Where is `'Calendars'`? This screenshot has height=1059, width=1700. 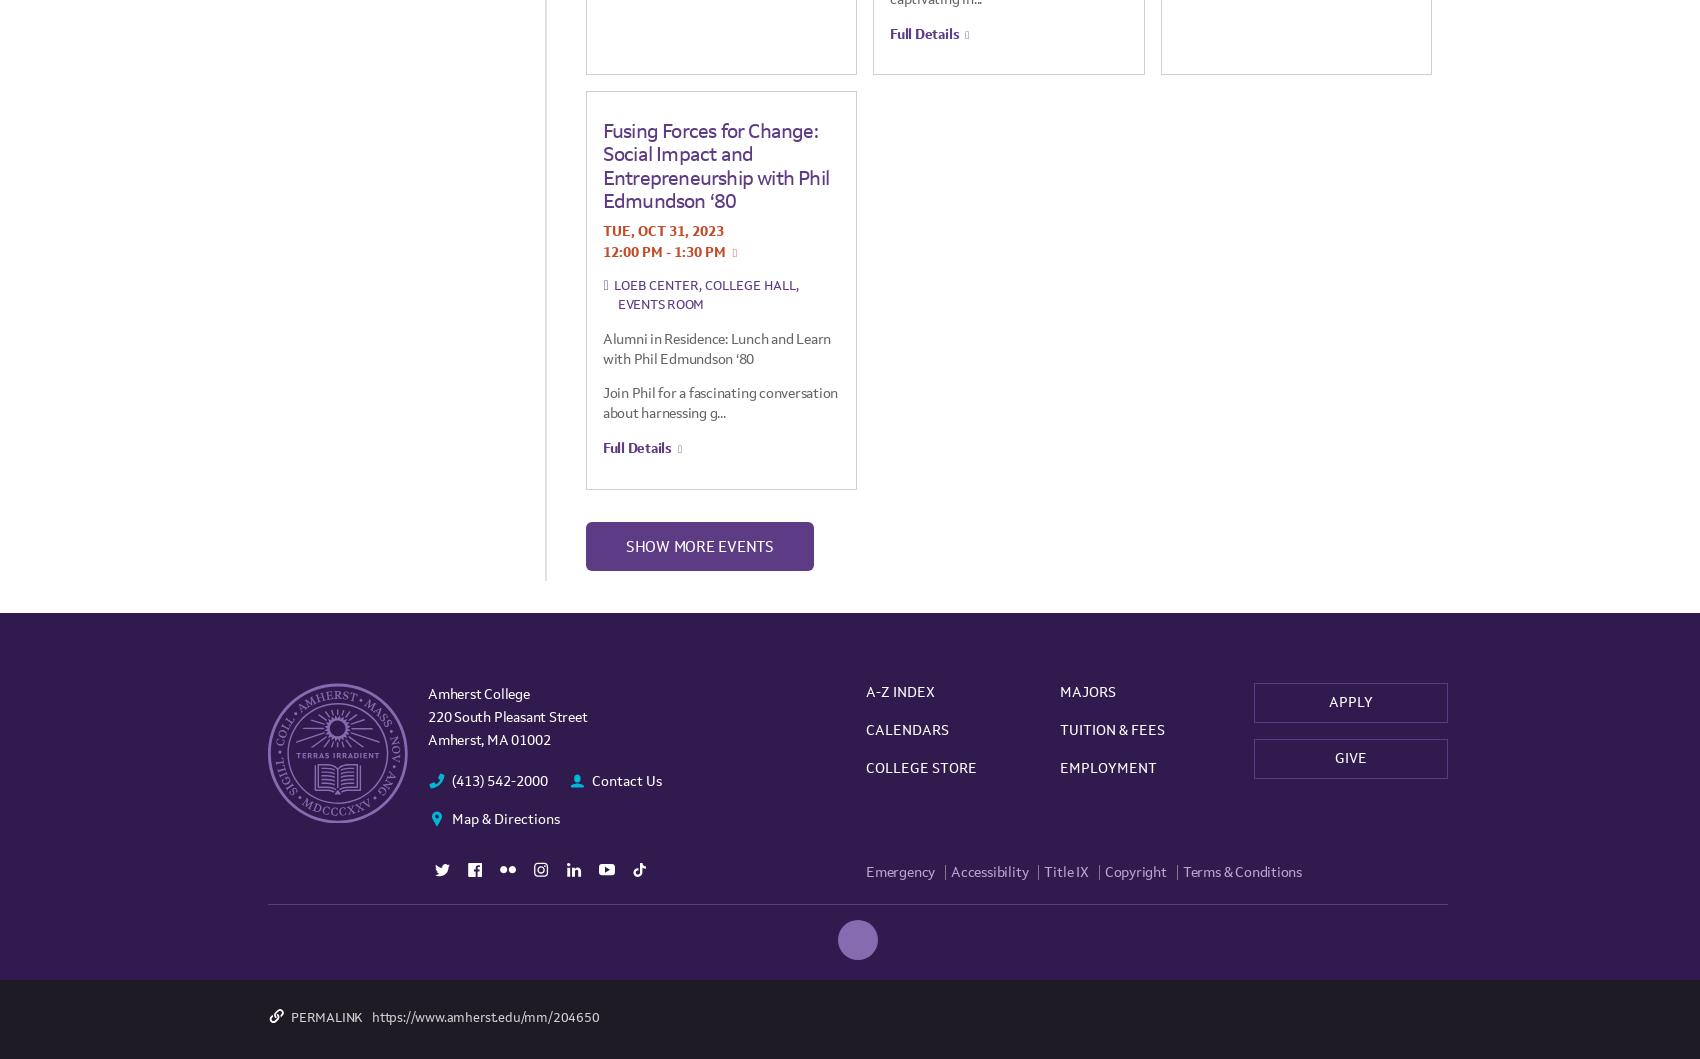
'Calendars' is located at coordinates (907, 729).